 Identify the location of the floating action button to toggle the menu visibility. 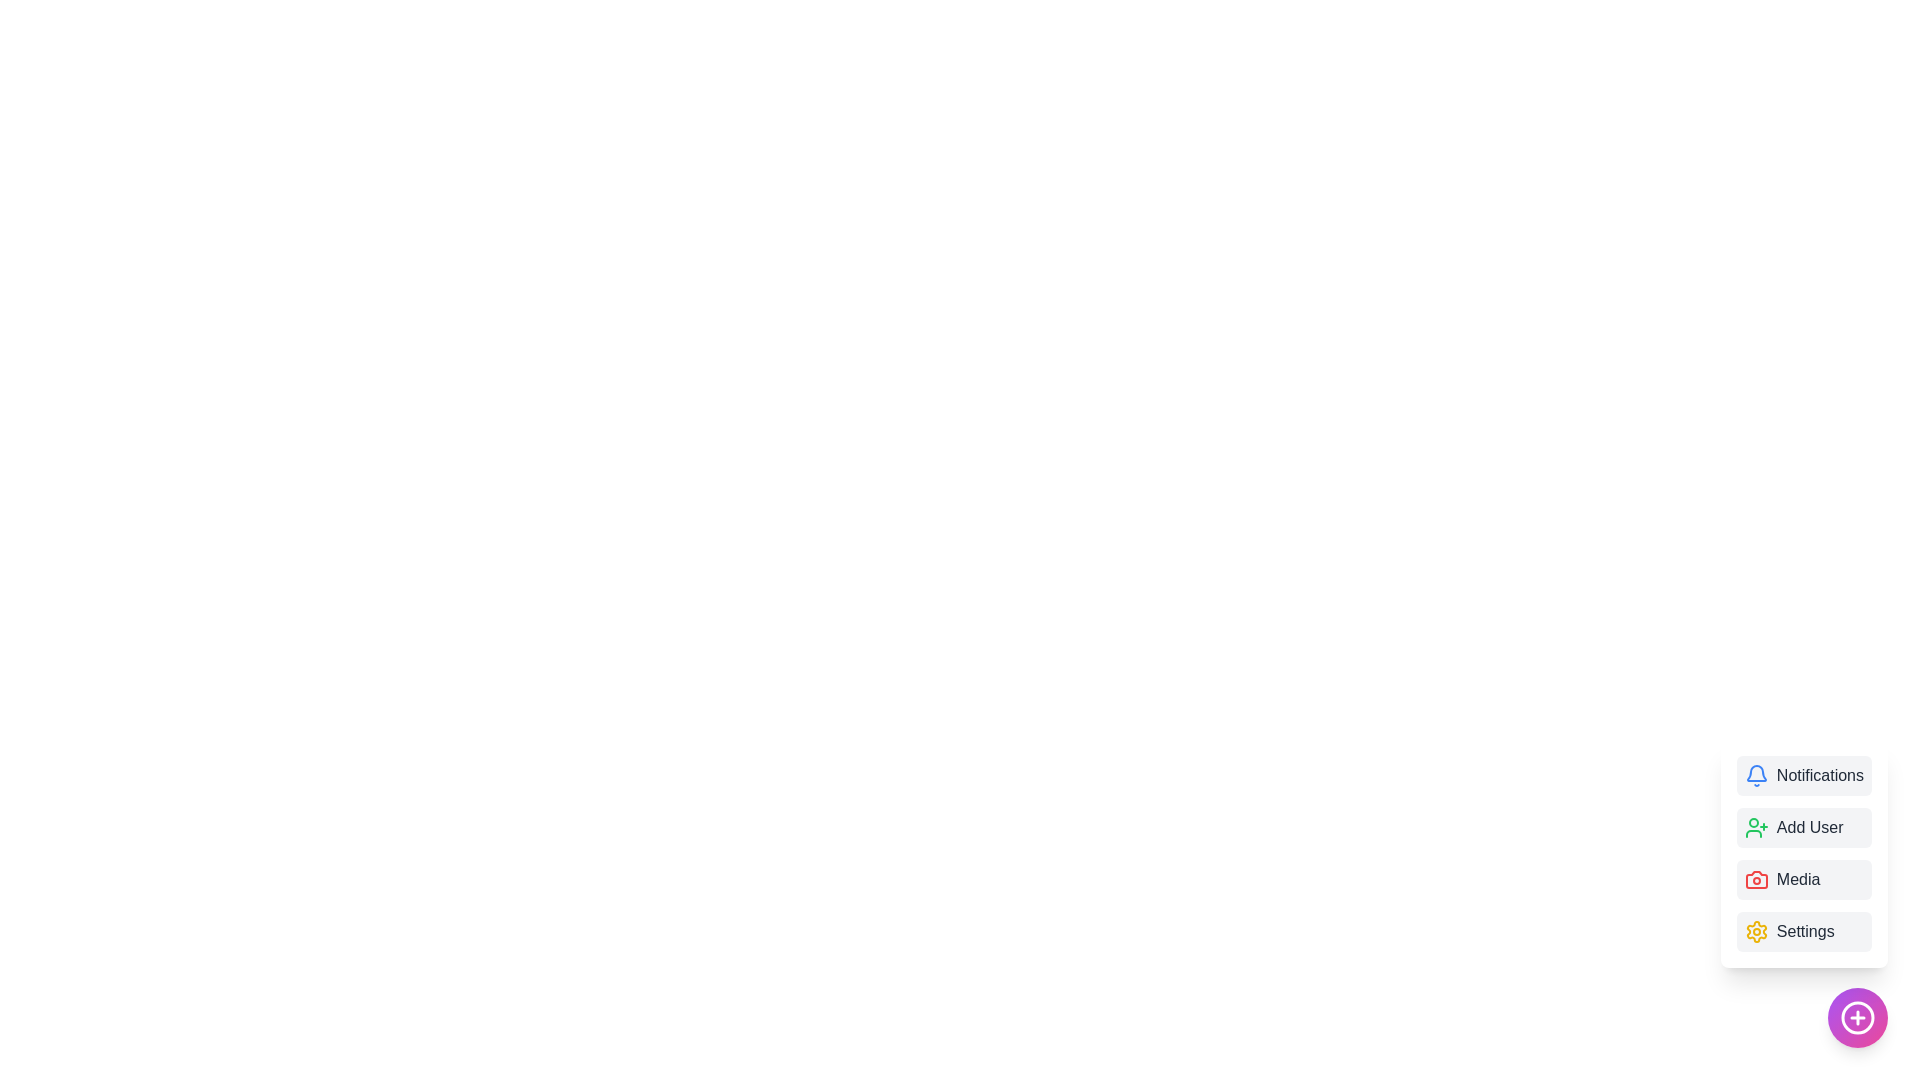
(1856, 1018).